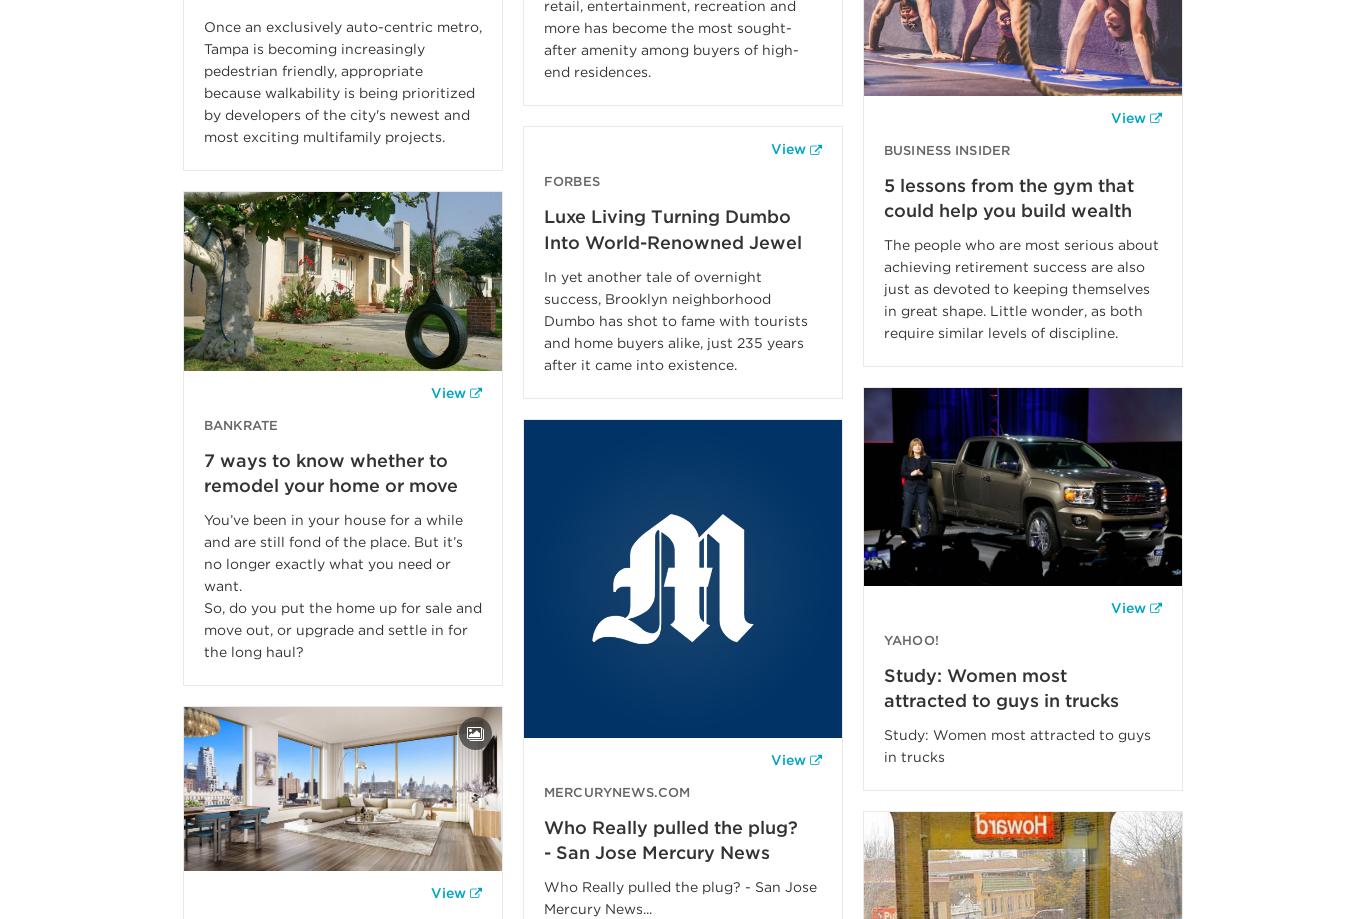 The width and height of the screenshot is (1366, 919). I want to click on 'Business Insider', so click(947, 148).